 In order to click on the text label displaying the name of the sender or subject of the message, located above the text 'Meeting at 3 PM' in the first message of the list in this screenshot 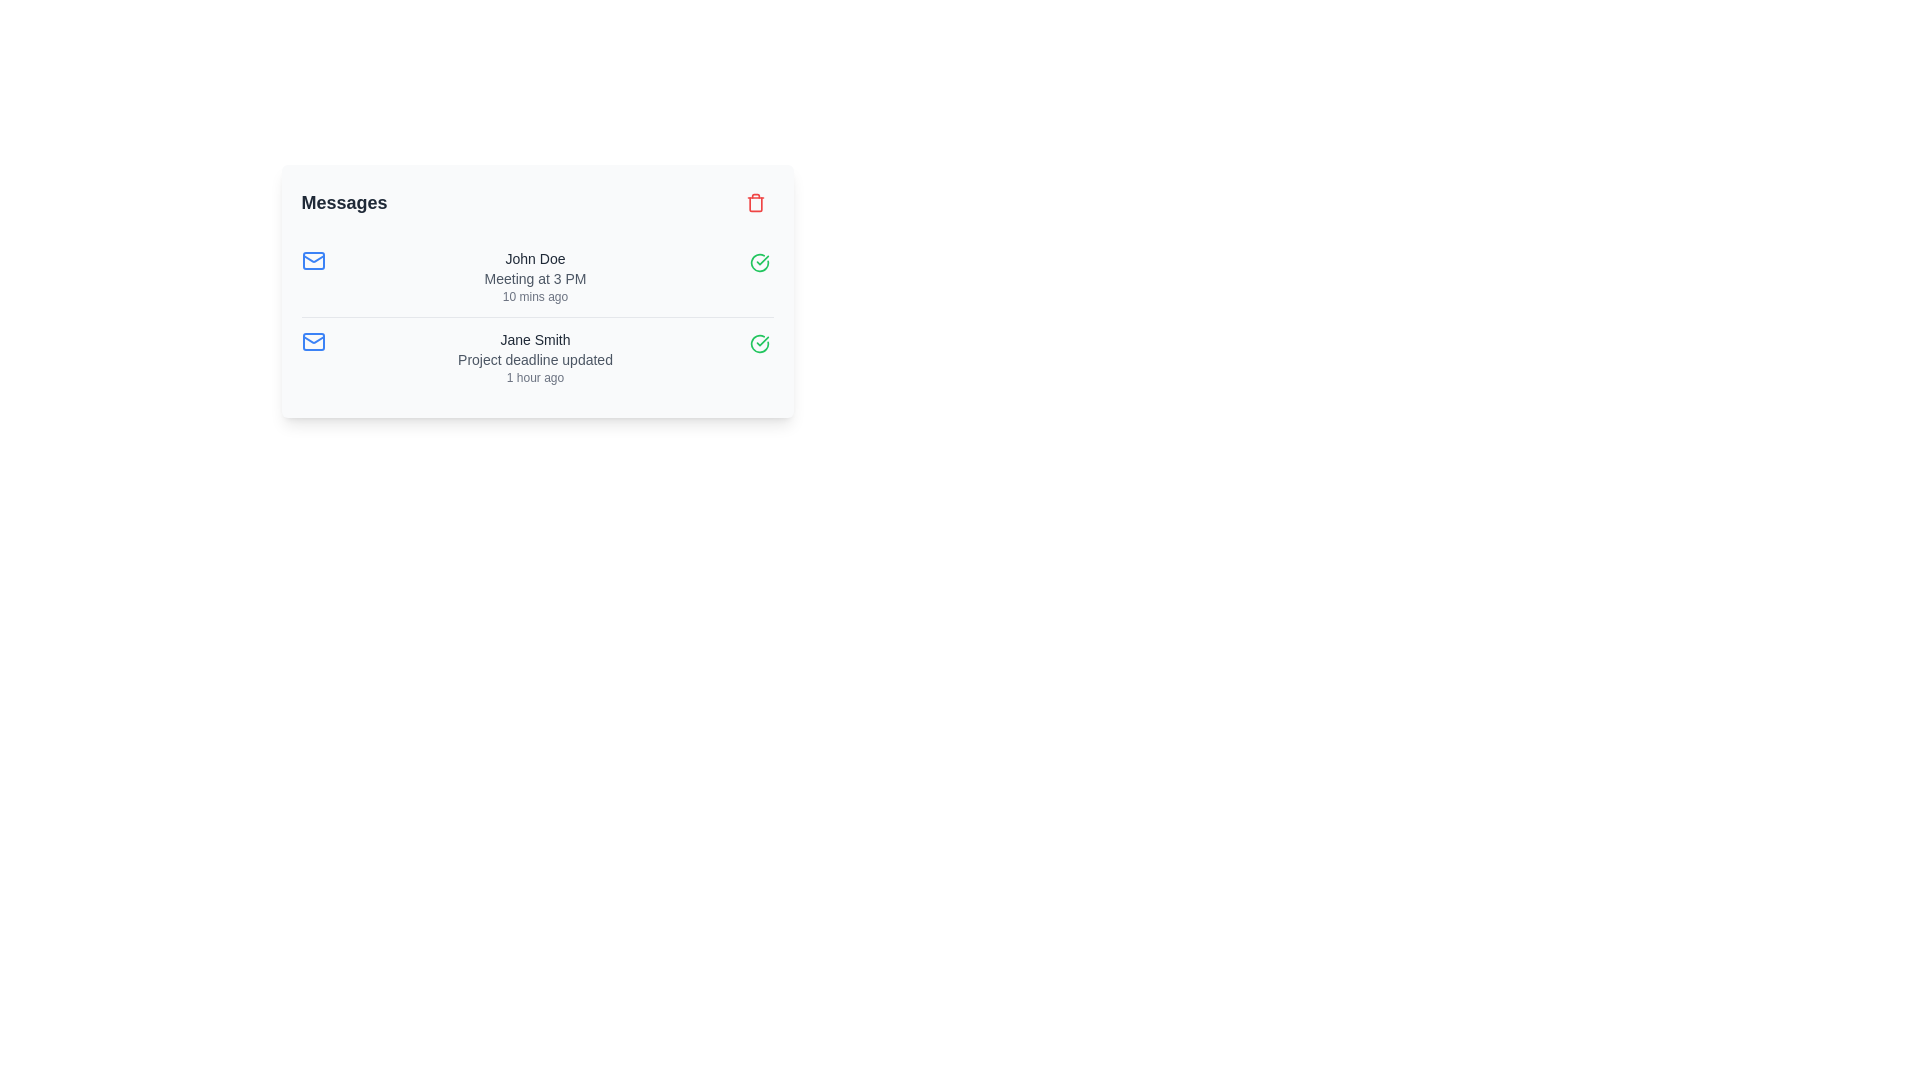, I will do `click(535, 257)`.